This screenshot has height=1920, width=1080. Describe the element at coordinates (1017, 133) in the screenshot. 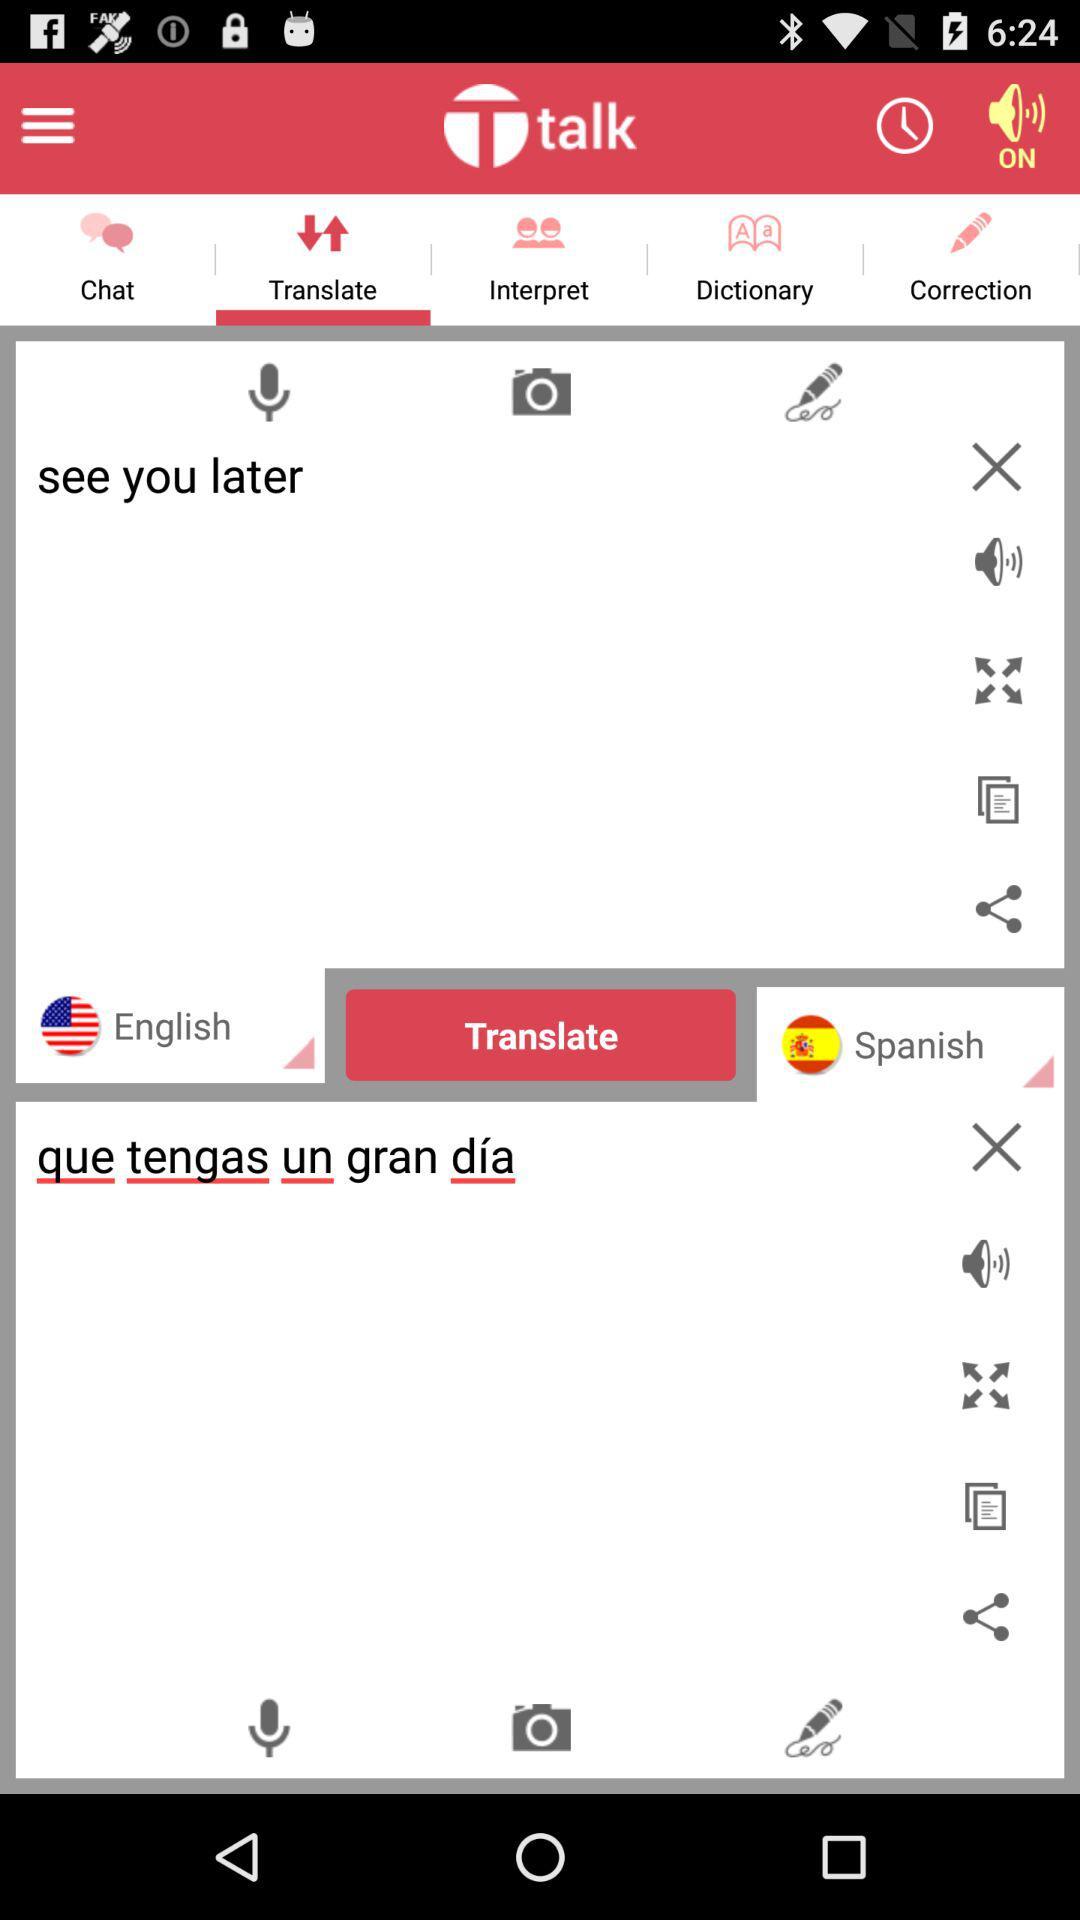

I see `the volume icon` at that location.